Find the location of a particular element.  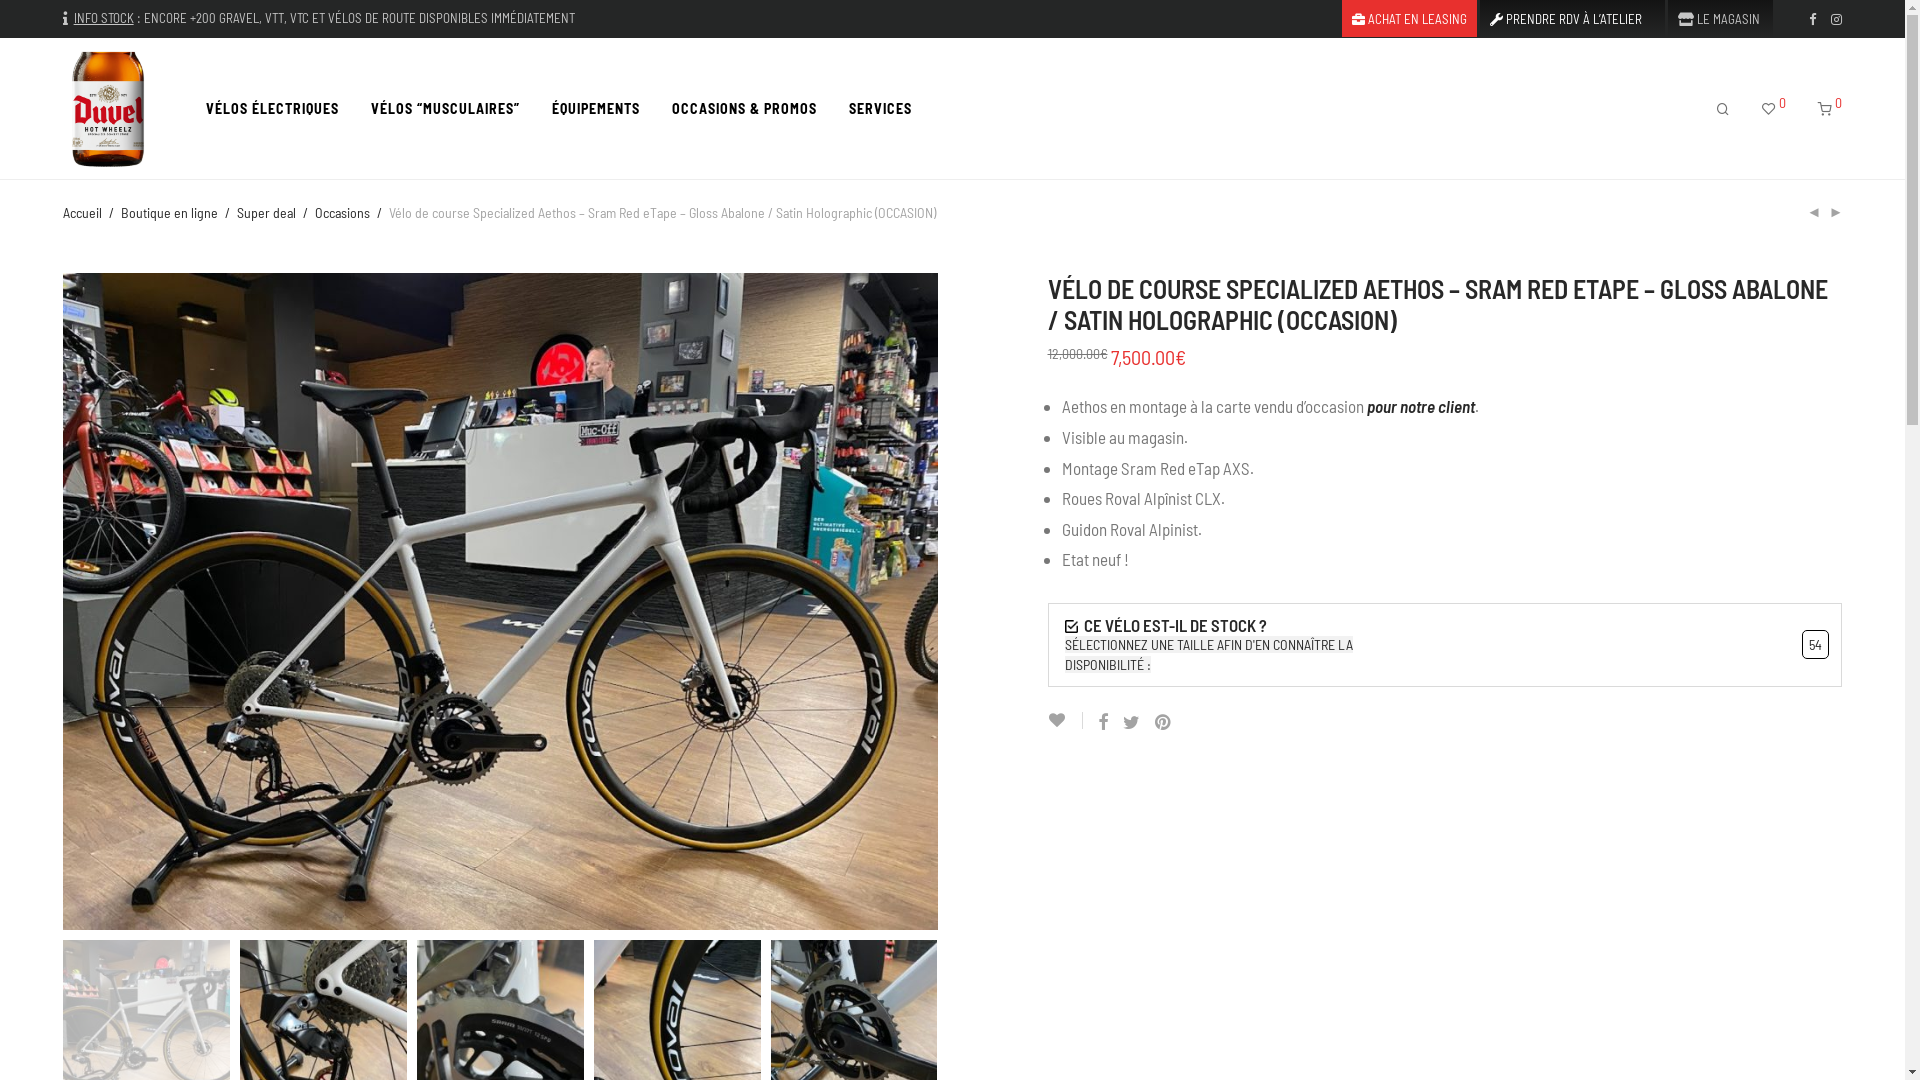

'LE MAGASIN' is located at coordinates (1712, 19).